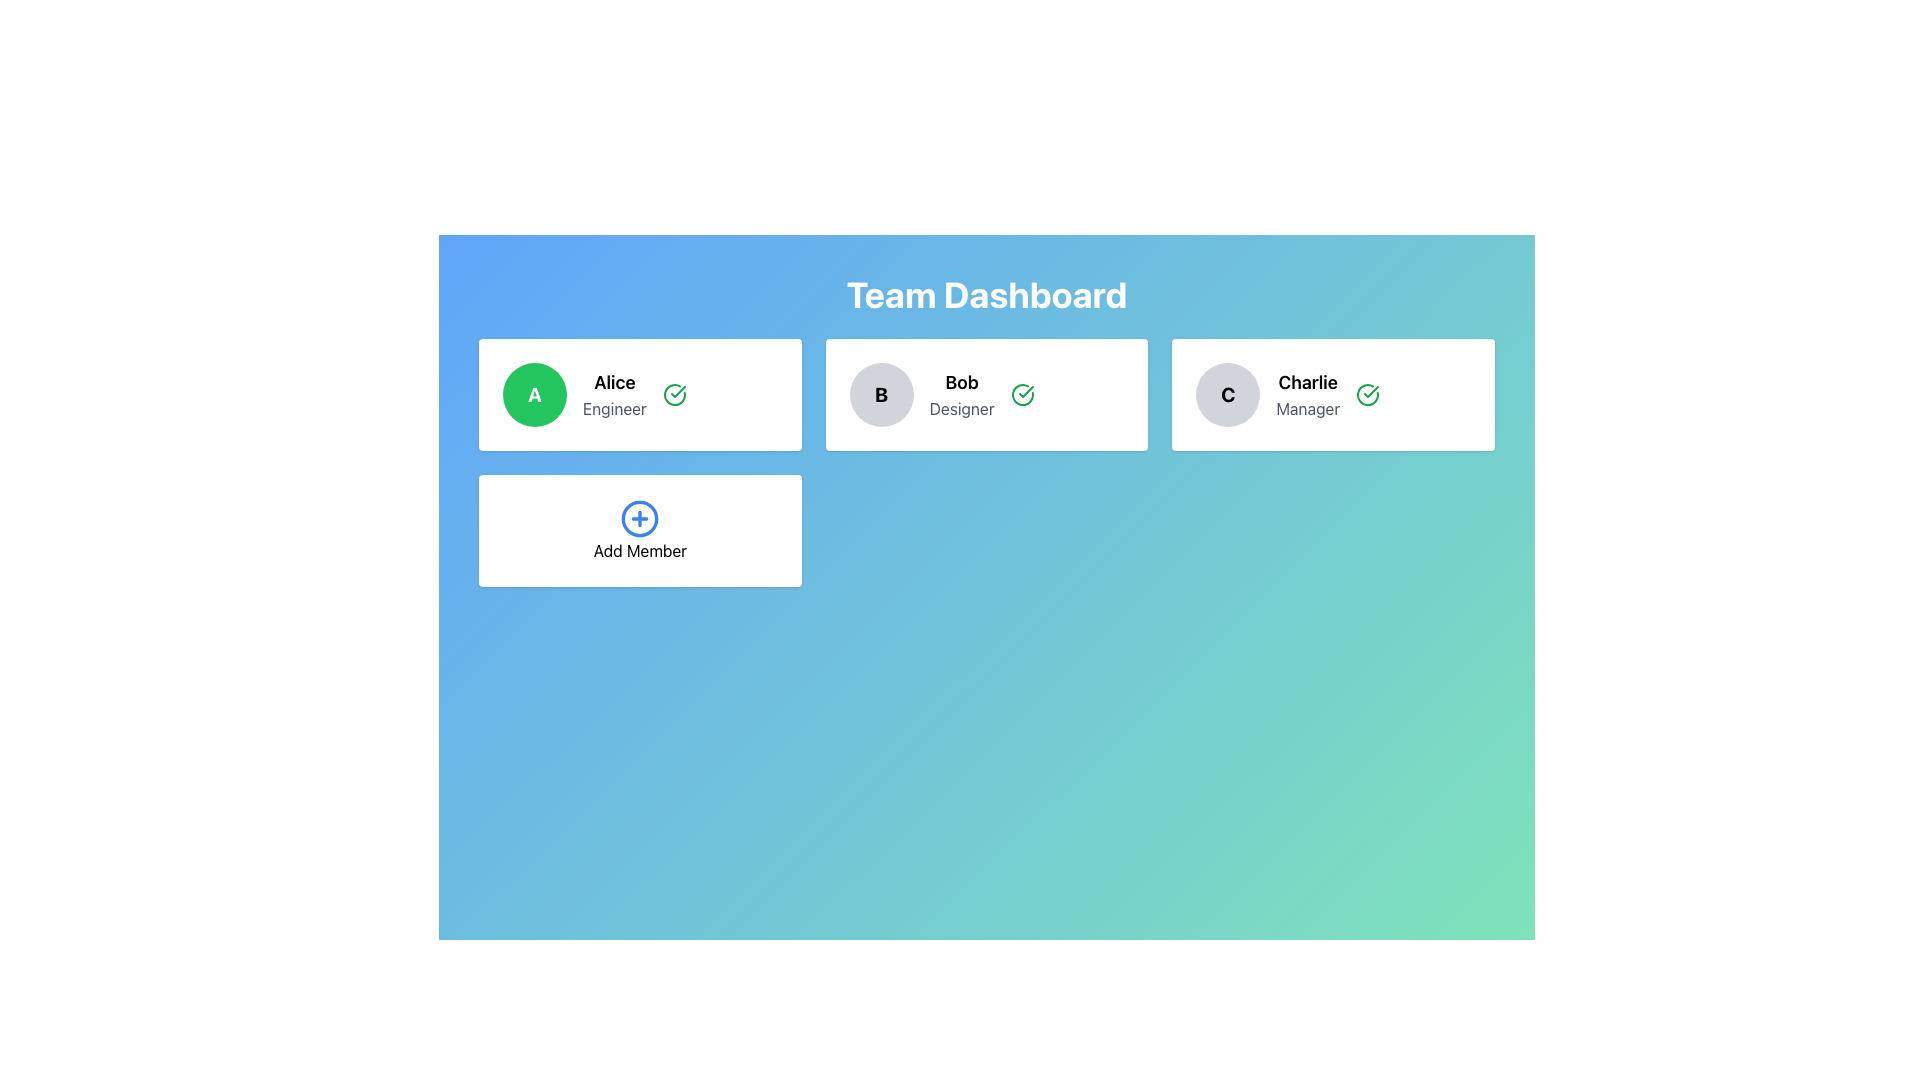 This screenshot has height=1080, width=1920. What do you see at coordinates (1308, 407) in the screenshot?
I see `the text label that specifies the role 'Manager' associated with the card of 'Charlie' in the rightmost column of the dashboard` at bounding box center [1308, 407].